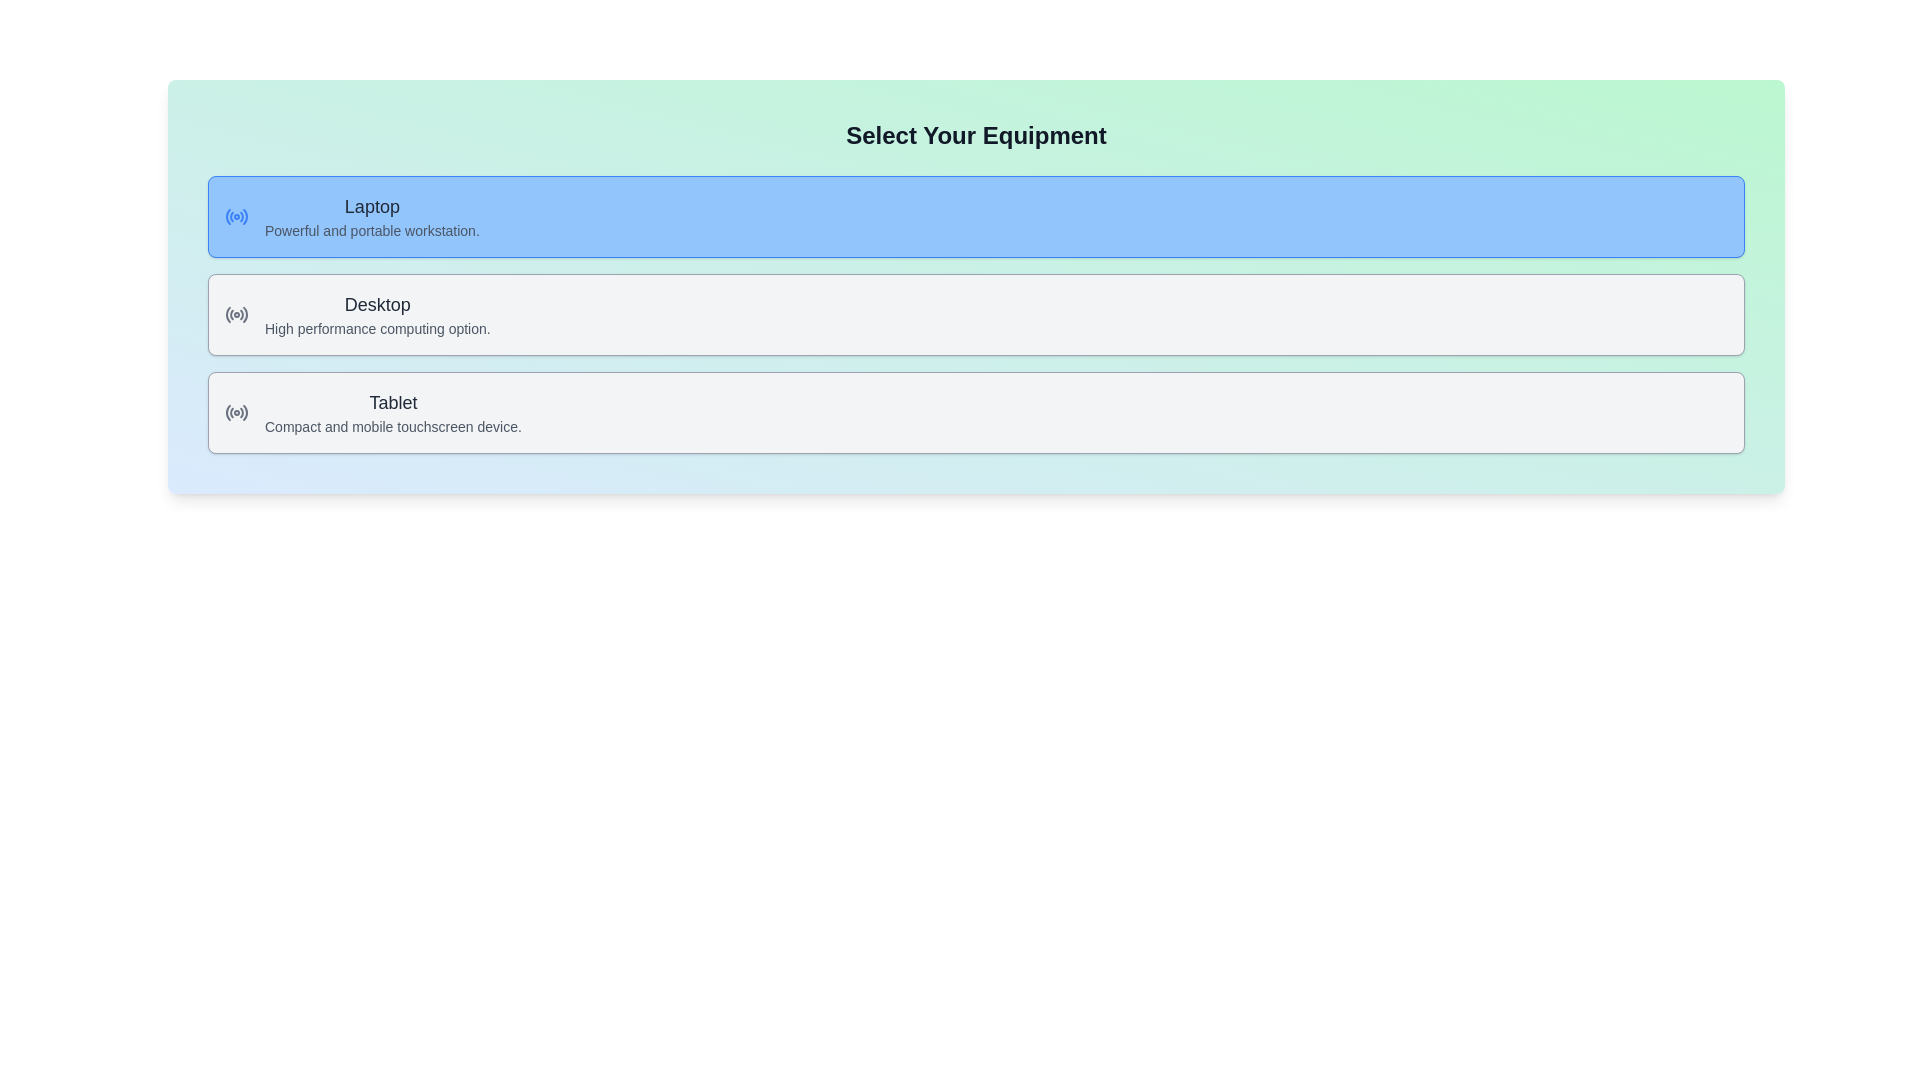 Image resolution: width=1920 pixels, height=1080 pixels. What do you see at coordinates (377, 327) in the screenshot?
I see `text content element that displays 'High performance computing option.' located inside the second option box labeled 'Desktop', positioned below the main title of the box` at bounding box center [377, 327].